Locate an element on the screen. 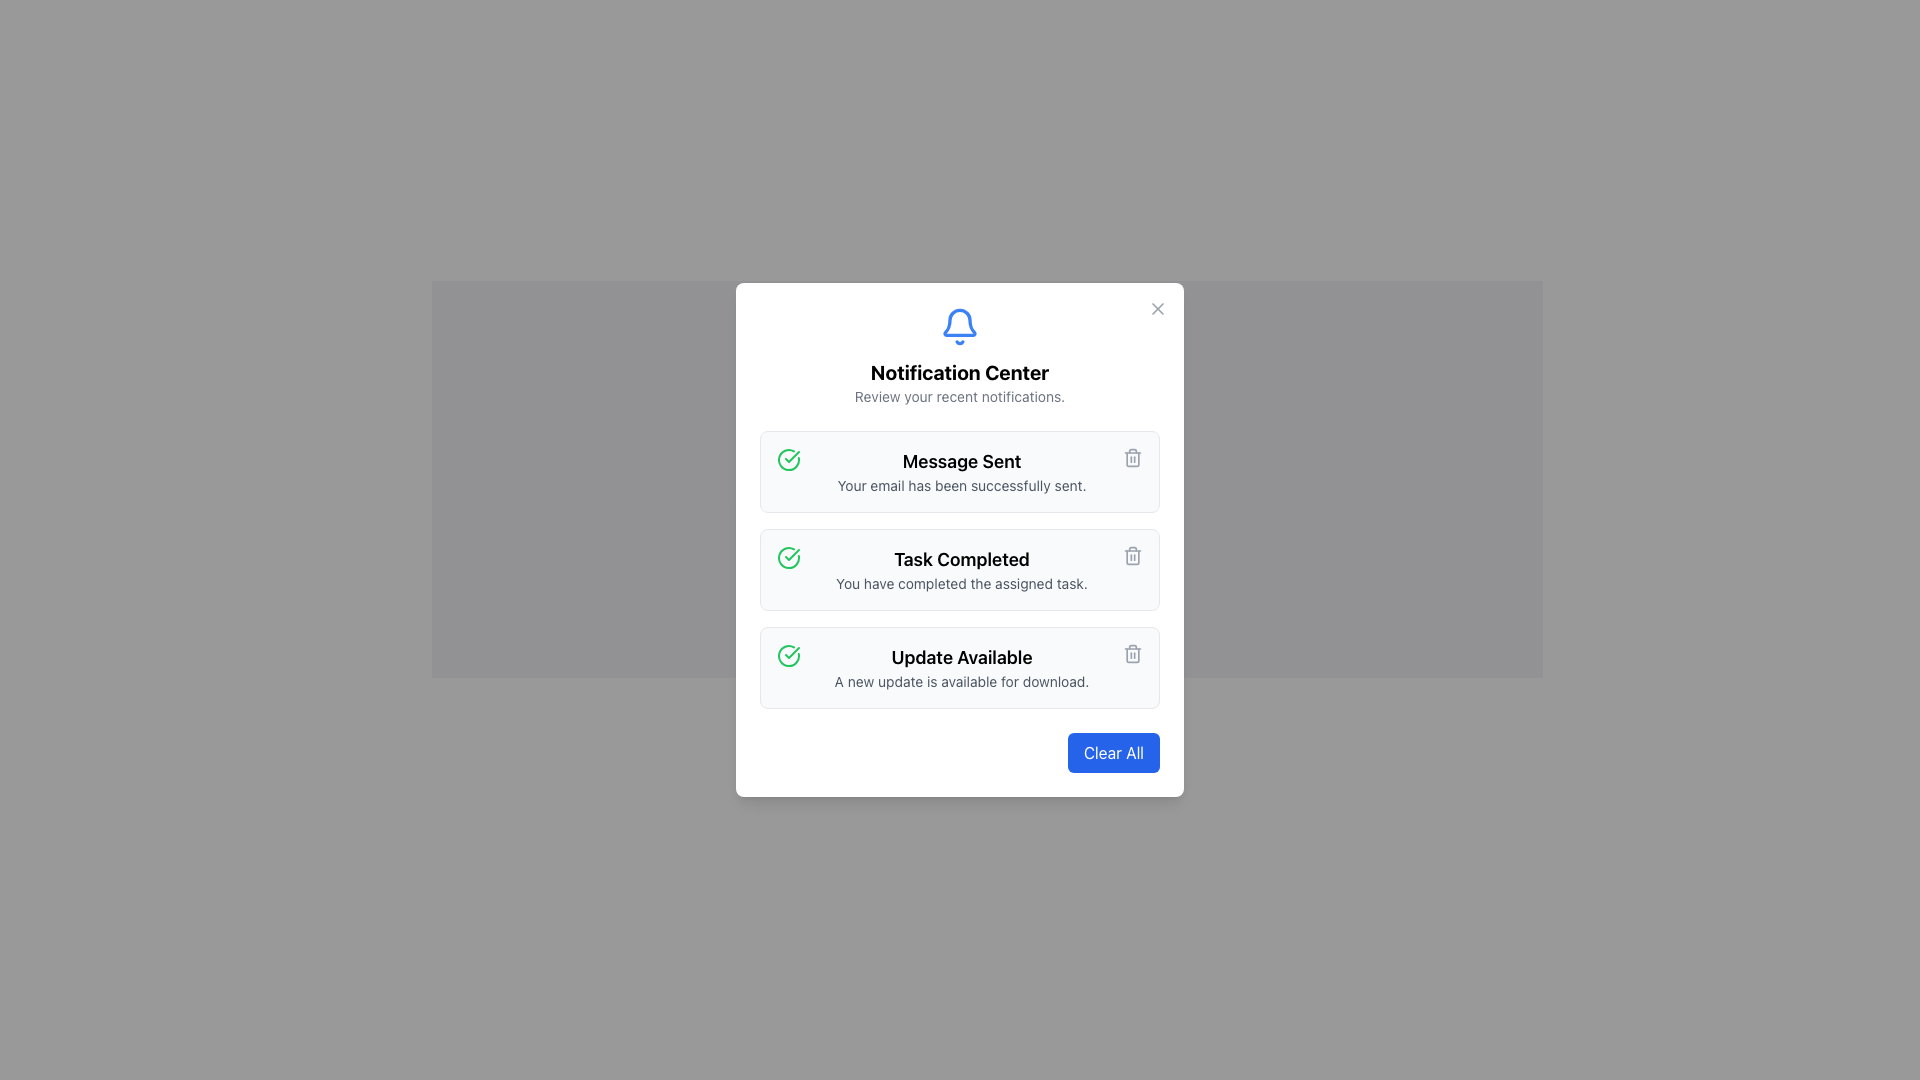 This screenshot has height=1080, width=1920. the delete button located at the far-right of the 'Task Completed' notification, which is the third item in the vertical stack of notifications is located at coordinates (1132, 555).